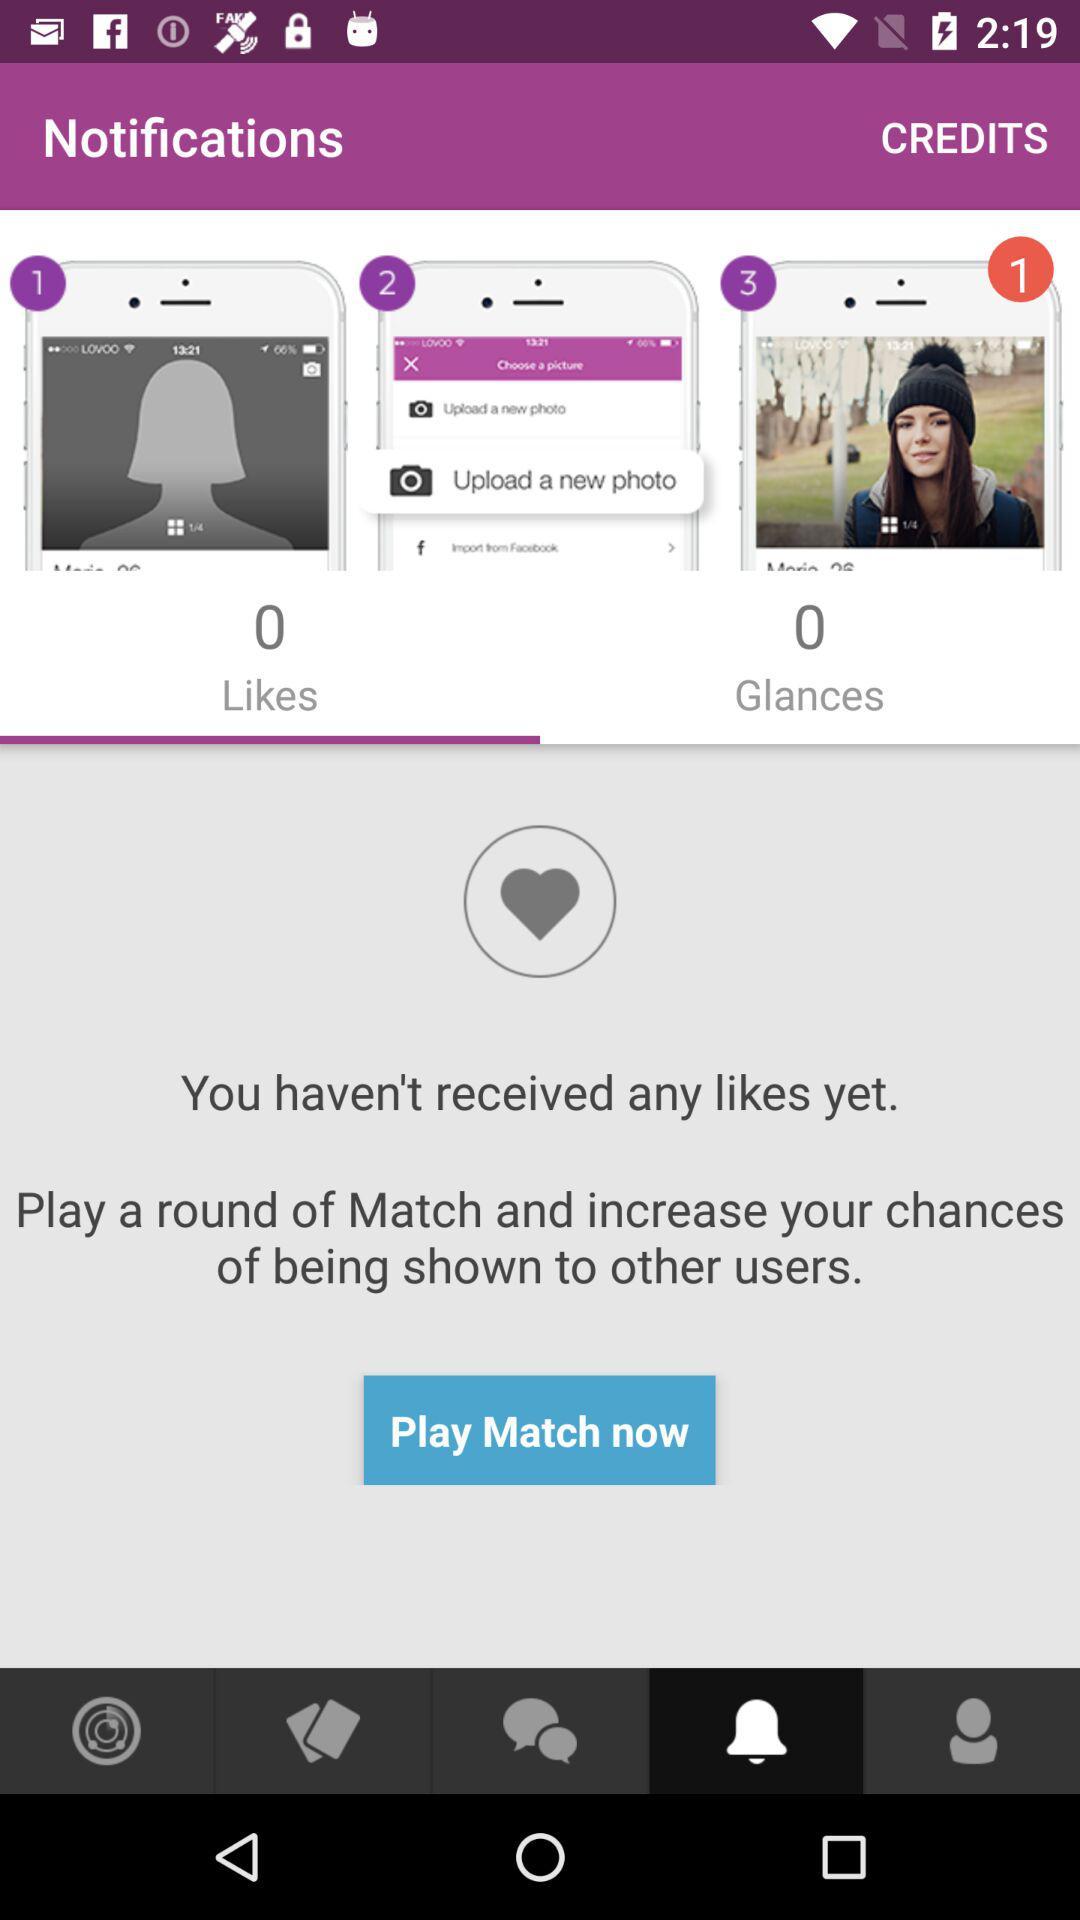  What do you see at coordinates (971, 1730) in the screenshot?
I see `the bottom right icon` at bounding box center [971, 1730].